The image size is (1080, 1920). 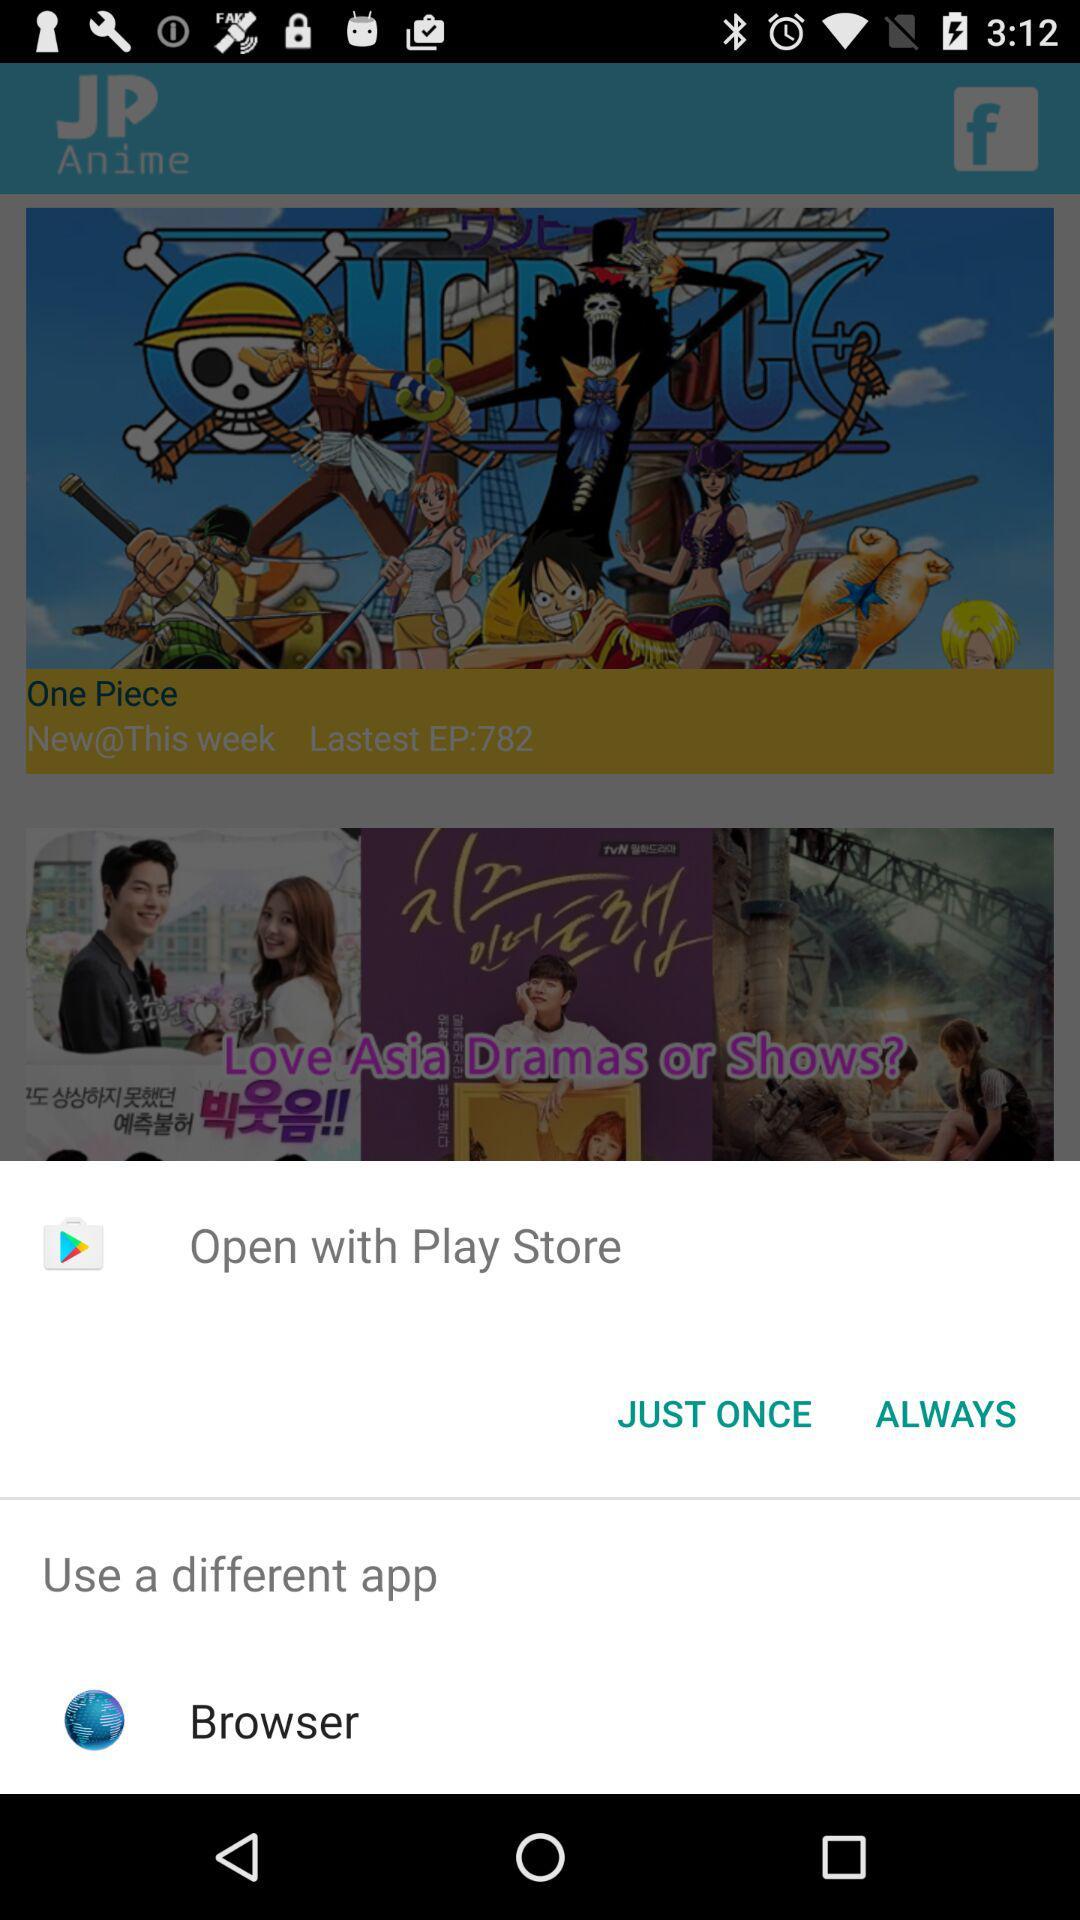 What do you see at coordinates (713, 1411) in the screenshot?
I see `button next to the always icon` at bounding box center [713, 1411].